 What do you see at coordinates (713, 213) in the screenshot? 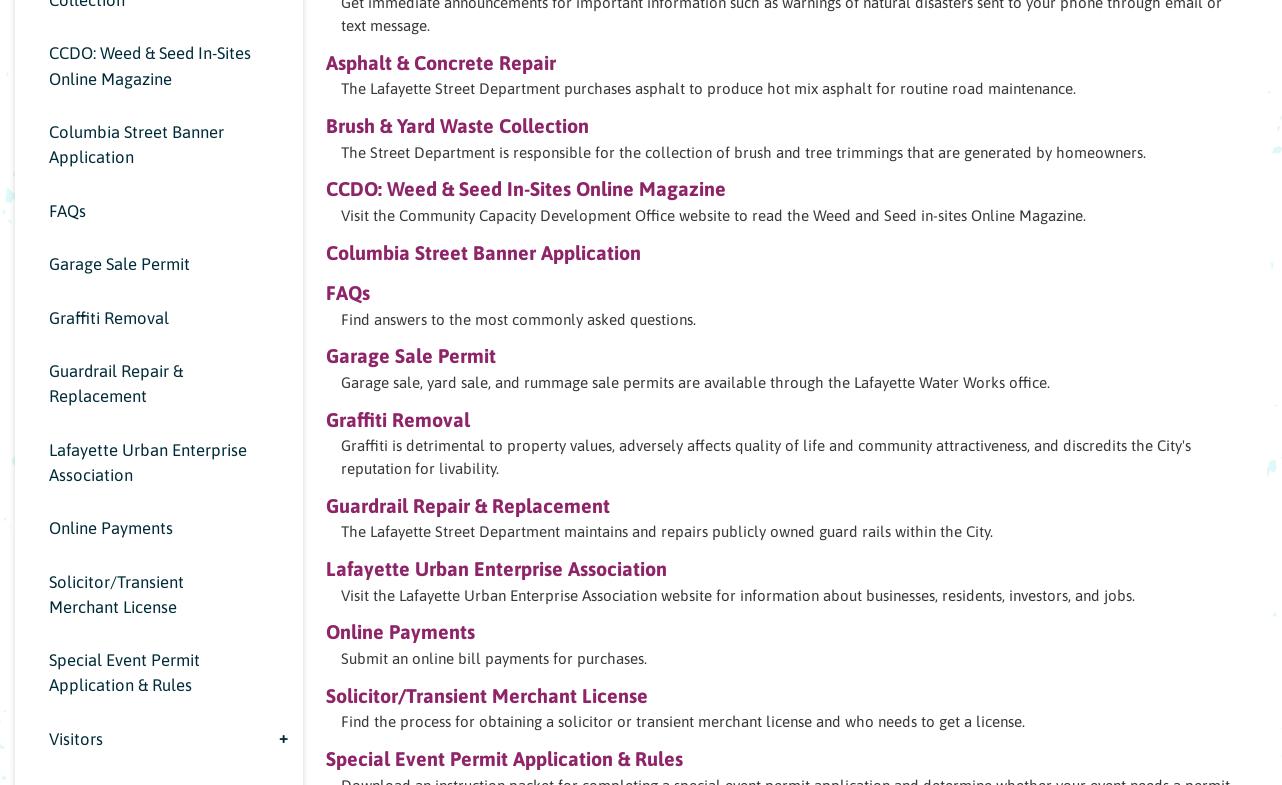
I see `'Visit the Community Capacity Development Office website to read the Weed and Seed in-sites Online Magazine.'` at bounding box center [713, 213].